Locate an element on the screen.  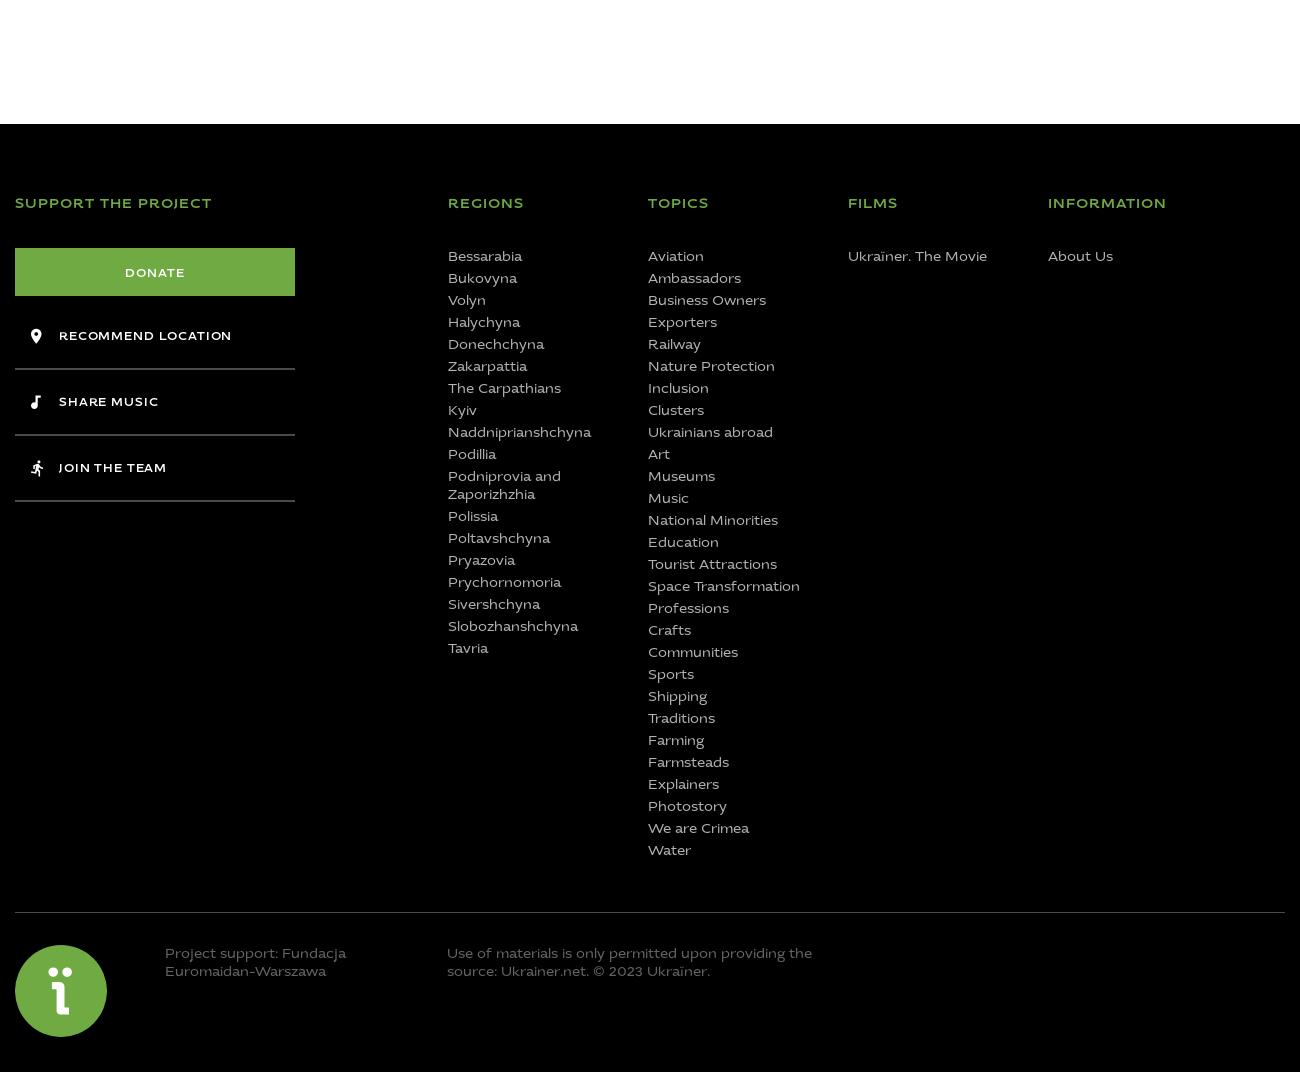
'Halychyna' is located at coordinates (482, 321).